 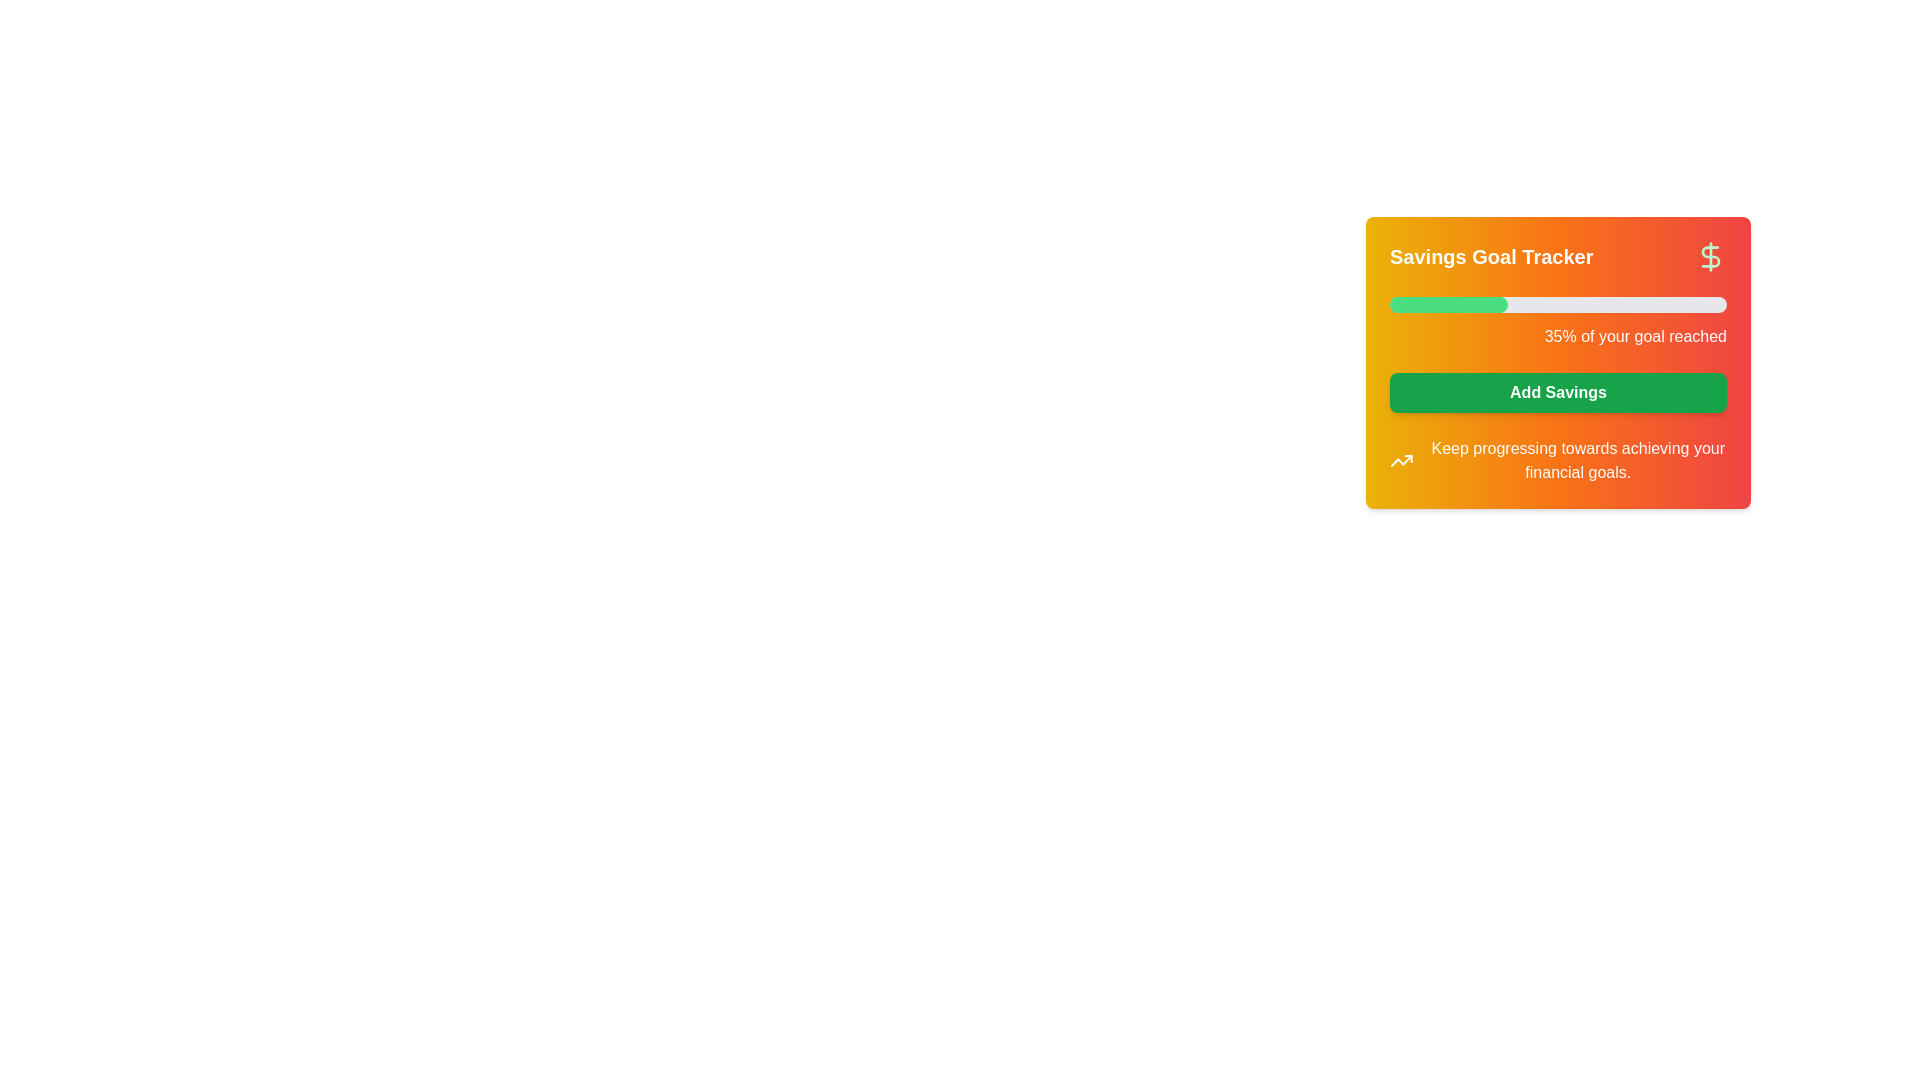 What do you see at coordinates (1709, 256) in the screenshot?
I see `the decorative icon located in the upper-right corner of the 'Savings Goal Tracker' box, which emphasizes the financial nature of the section` at bounding box center [1709, 256].